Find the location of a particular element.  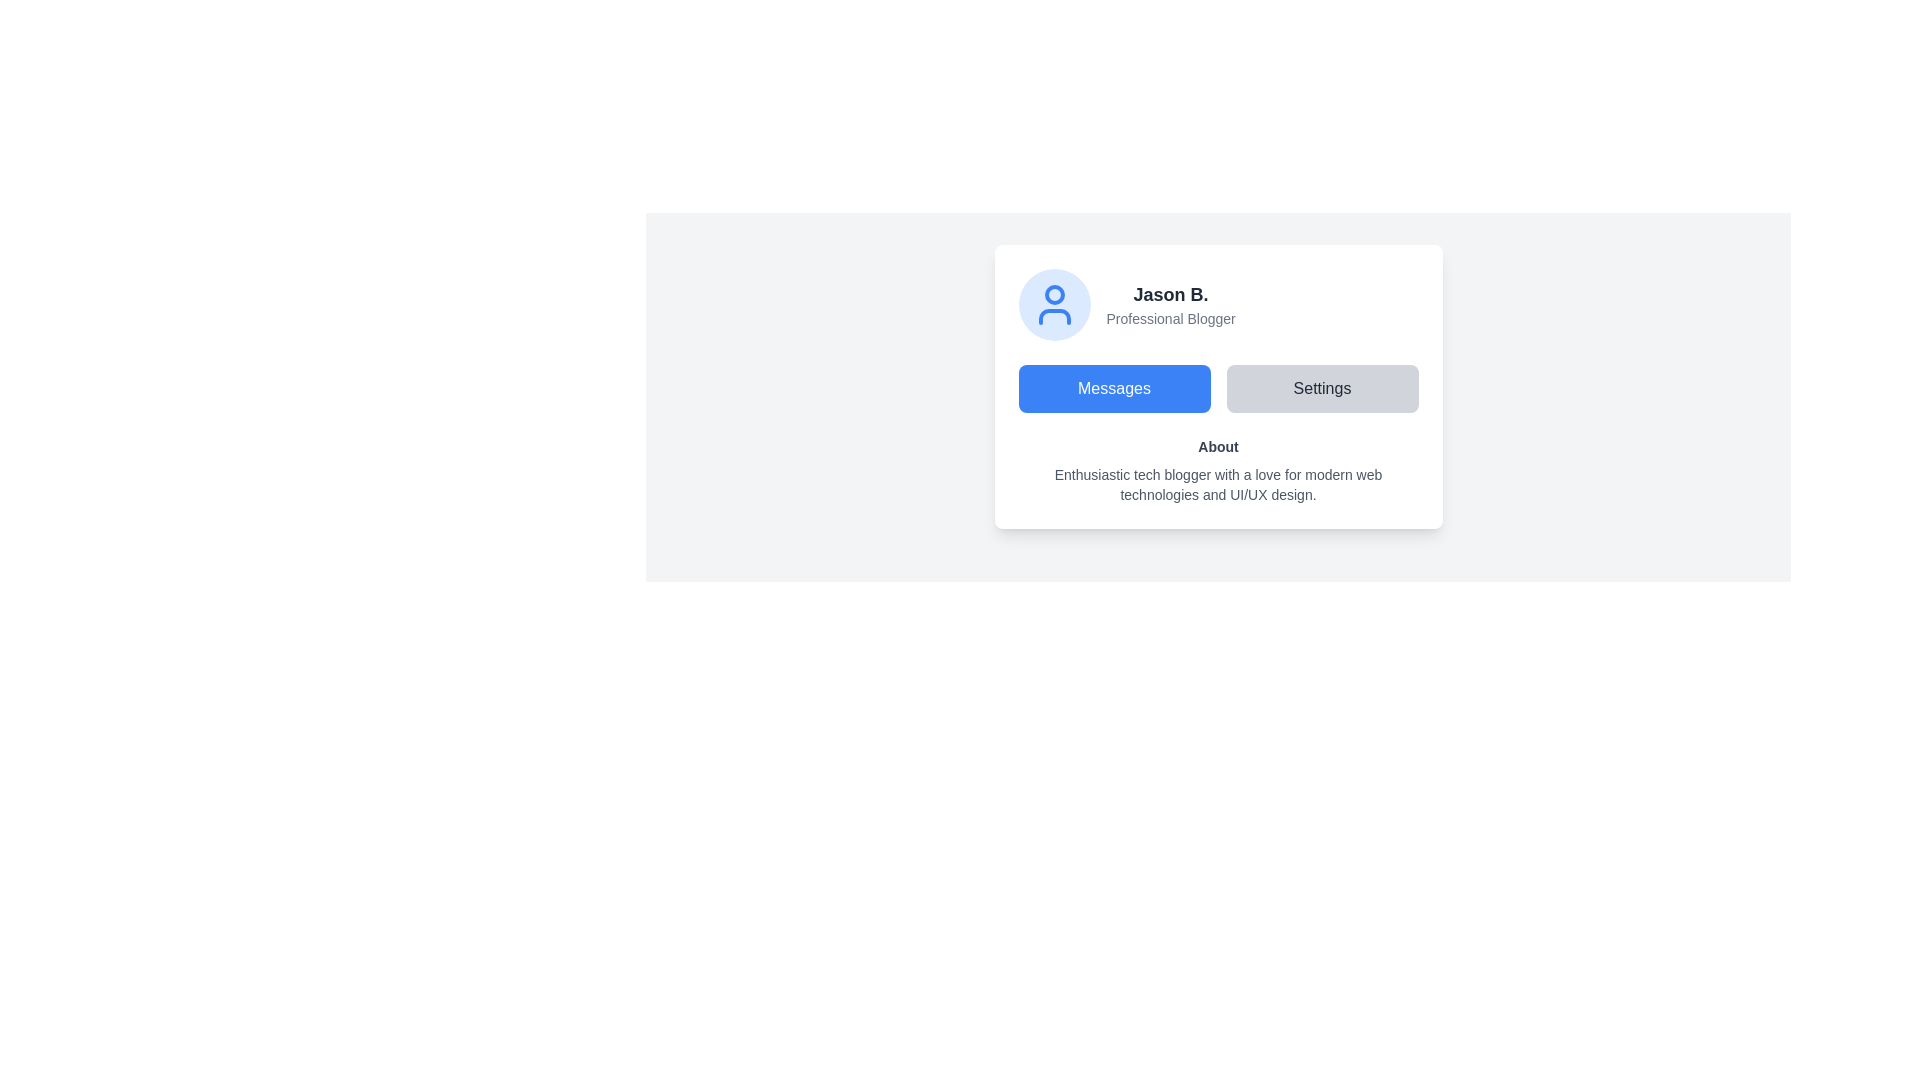

the 'About' text label, which is a bold, dark gray word located in the upper-middle of the profile card, above a descriptive paragraph is located at coordinates (1217, 446).